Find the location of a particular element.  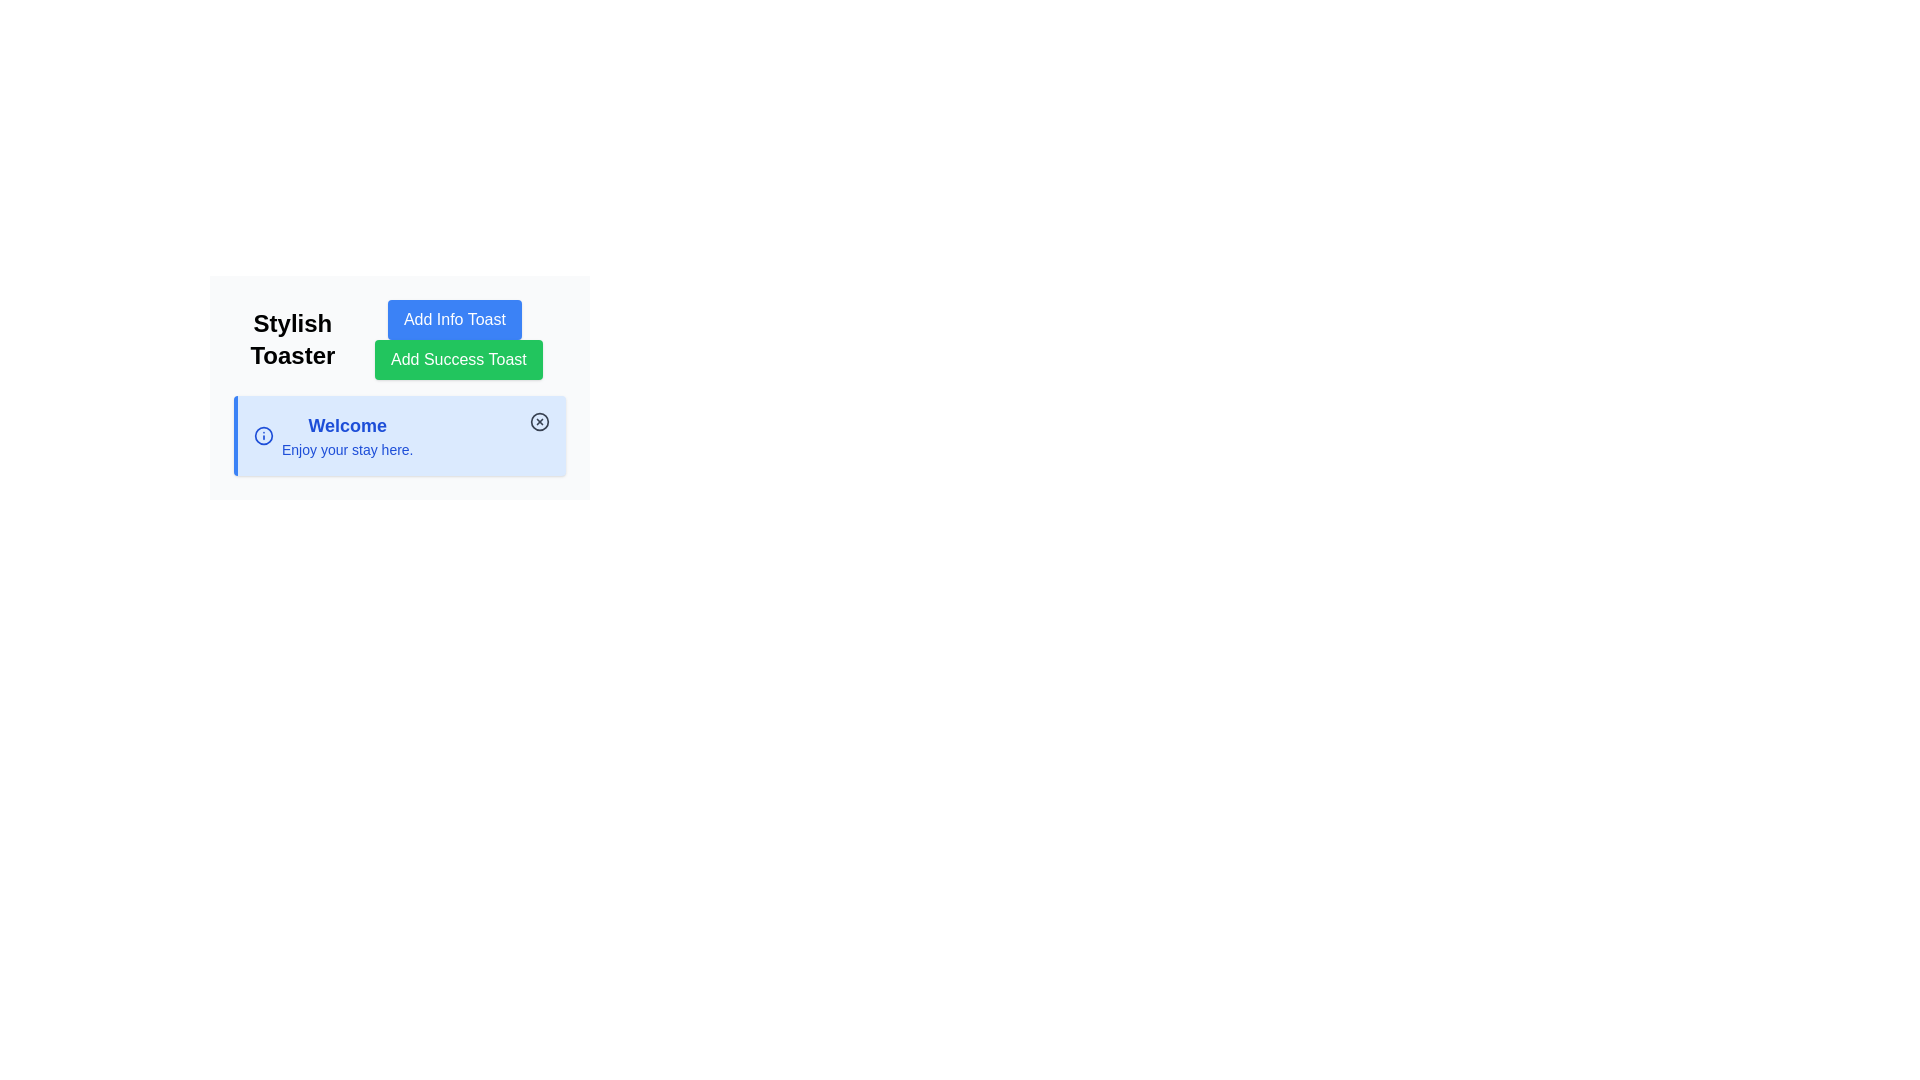

the button located at the top-middle part of the interface is located at coordinates (453, 319).